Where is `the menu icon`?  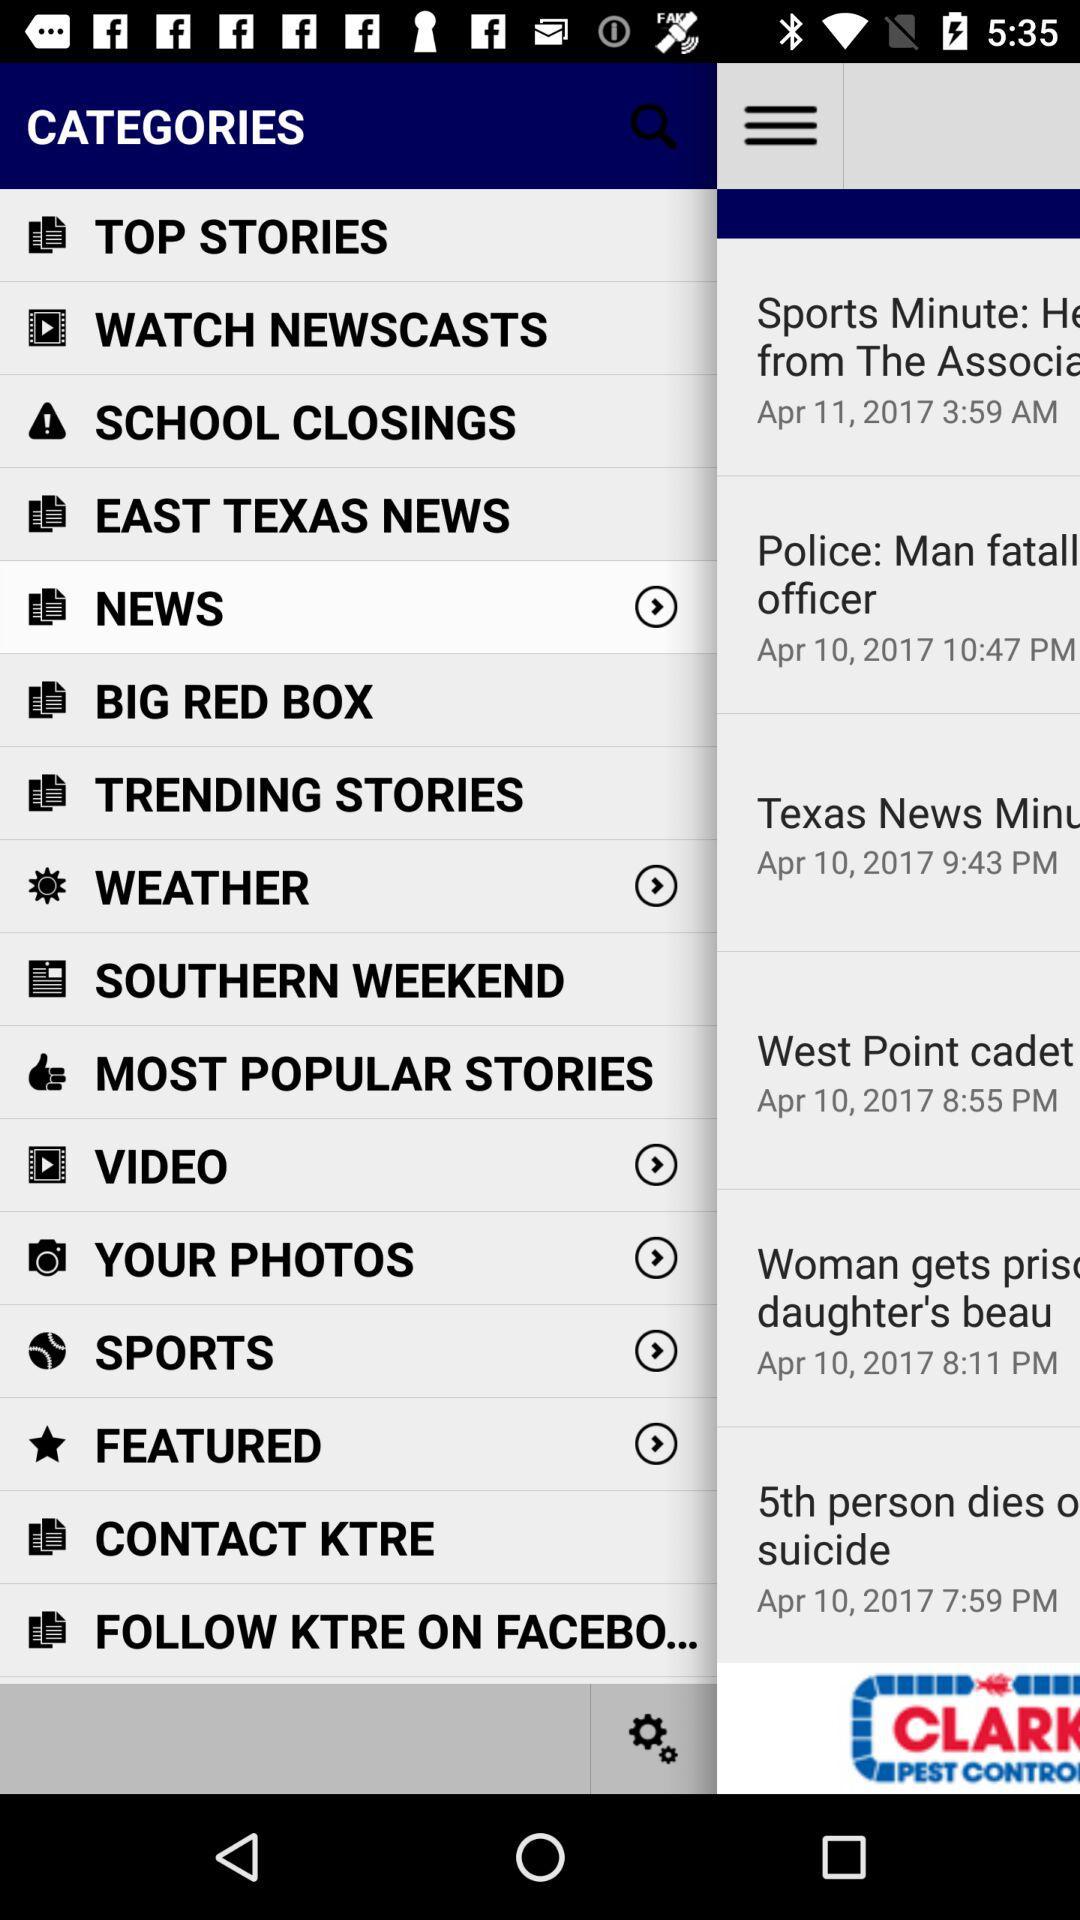 the menu icon is located at coordinates (778, 124).